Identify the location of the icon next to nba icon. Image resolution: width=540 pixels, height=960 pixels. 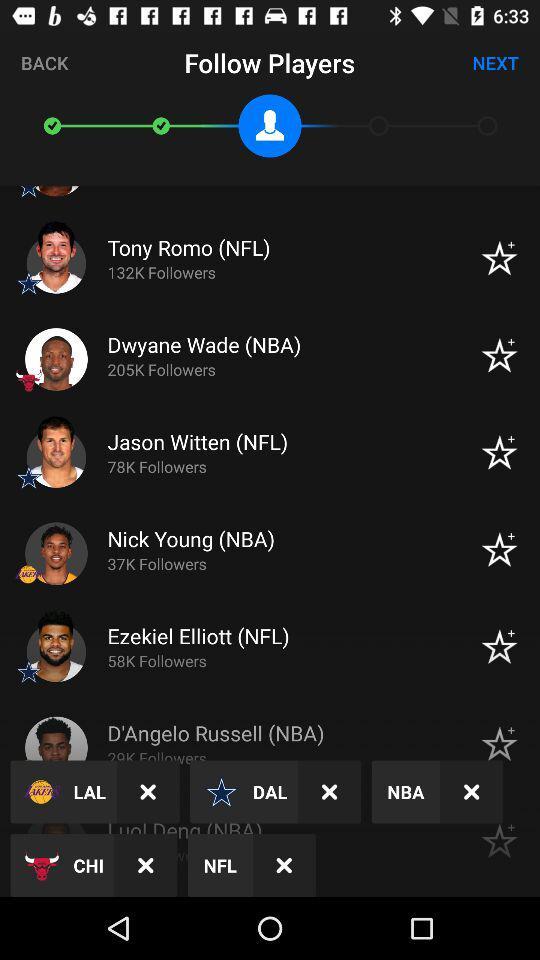
(329, 792).